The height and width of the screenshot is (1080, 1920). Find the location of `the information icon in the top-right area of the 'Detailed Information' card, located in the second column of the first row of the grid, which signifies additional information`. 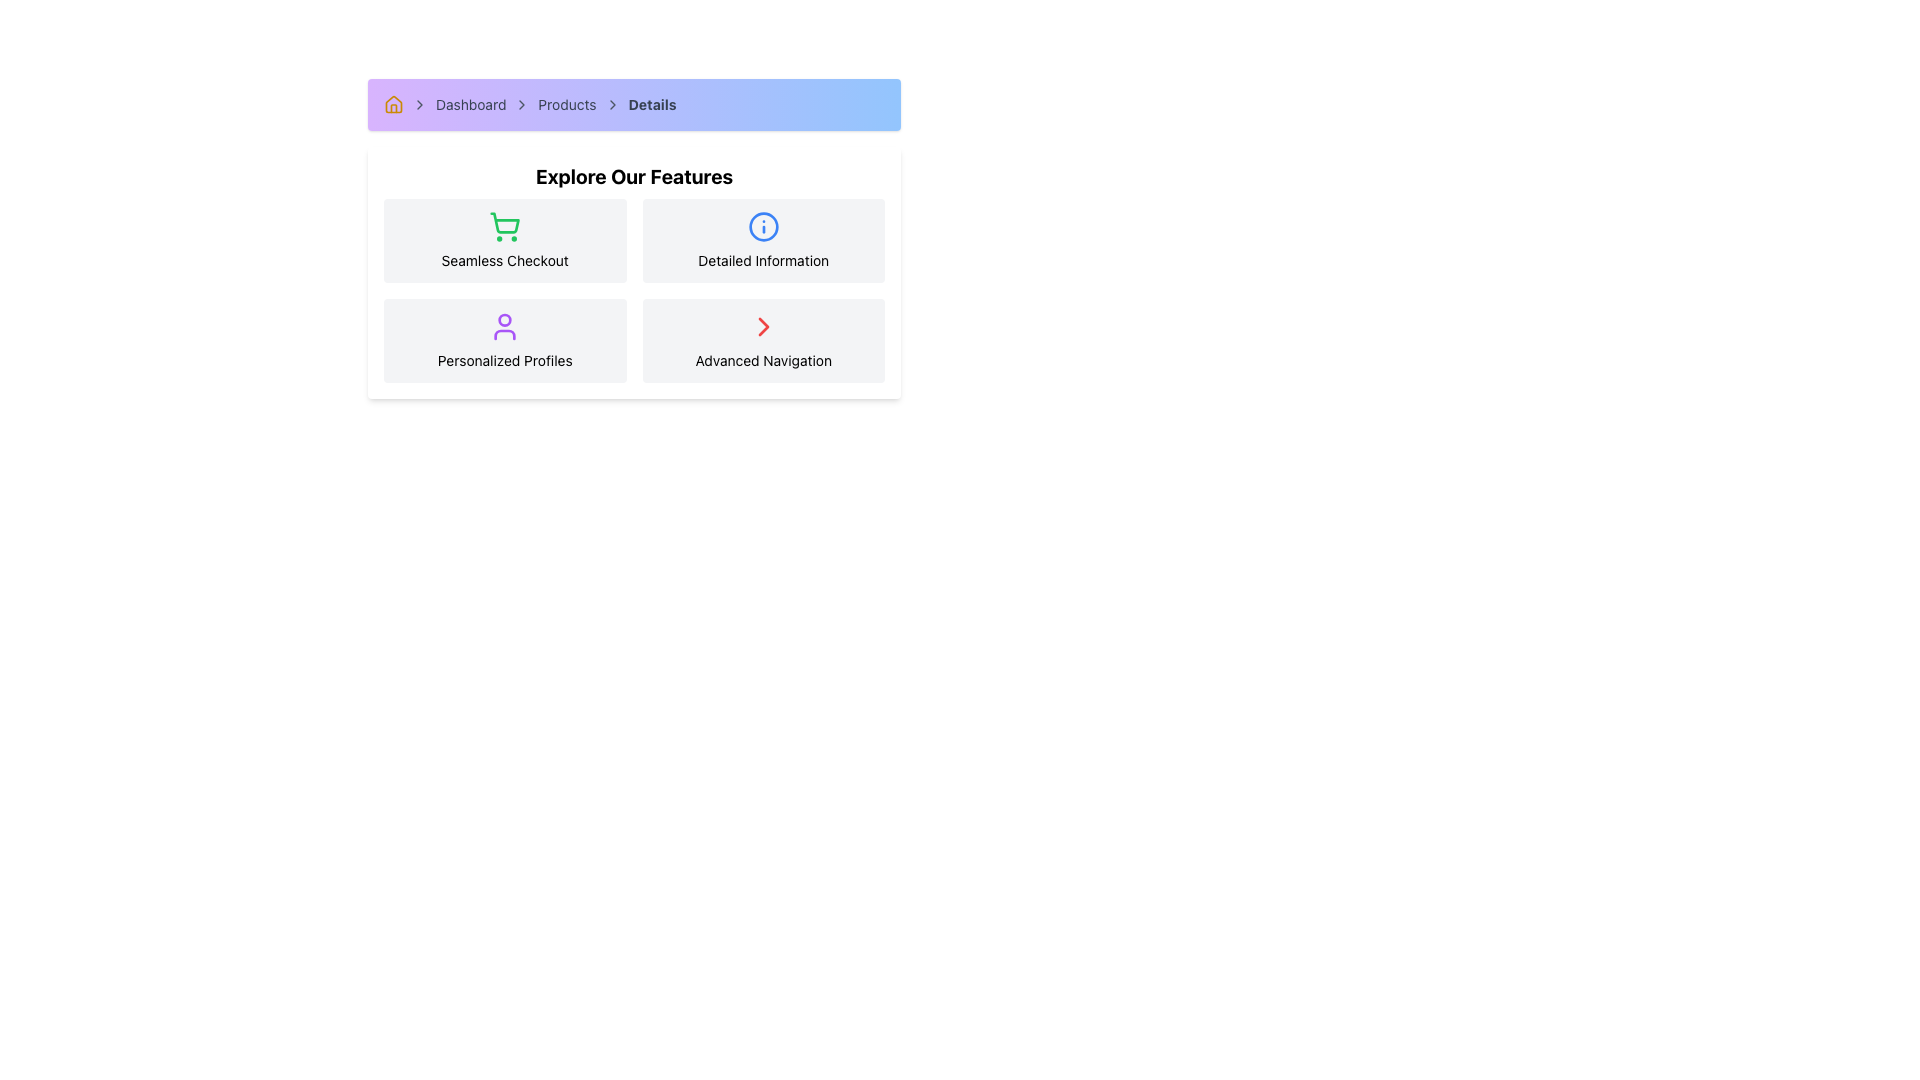

the information icon in the top-right area of the 'Detailed Information' card, located in the second column of the first row of the grid, which signifies additional information is located at coordinates (762, 226).